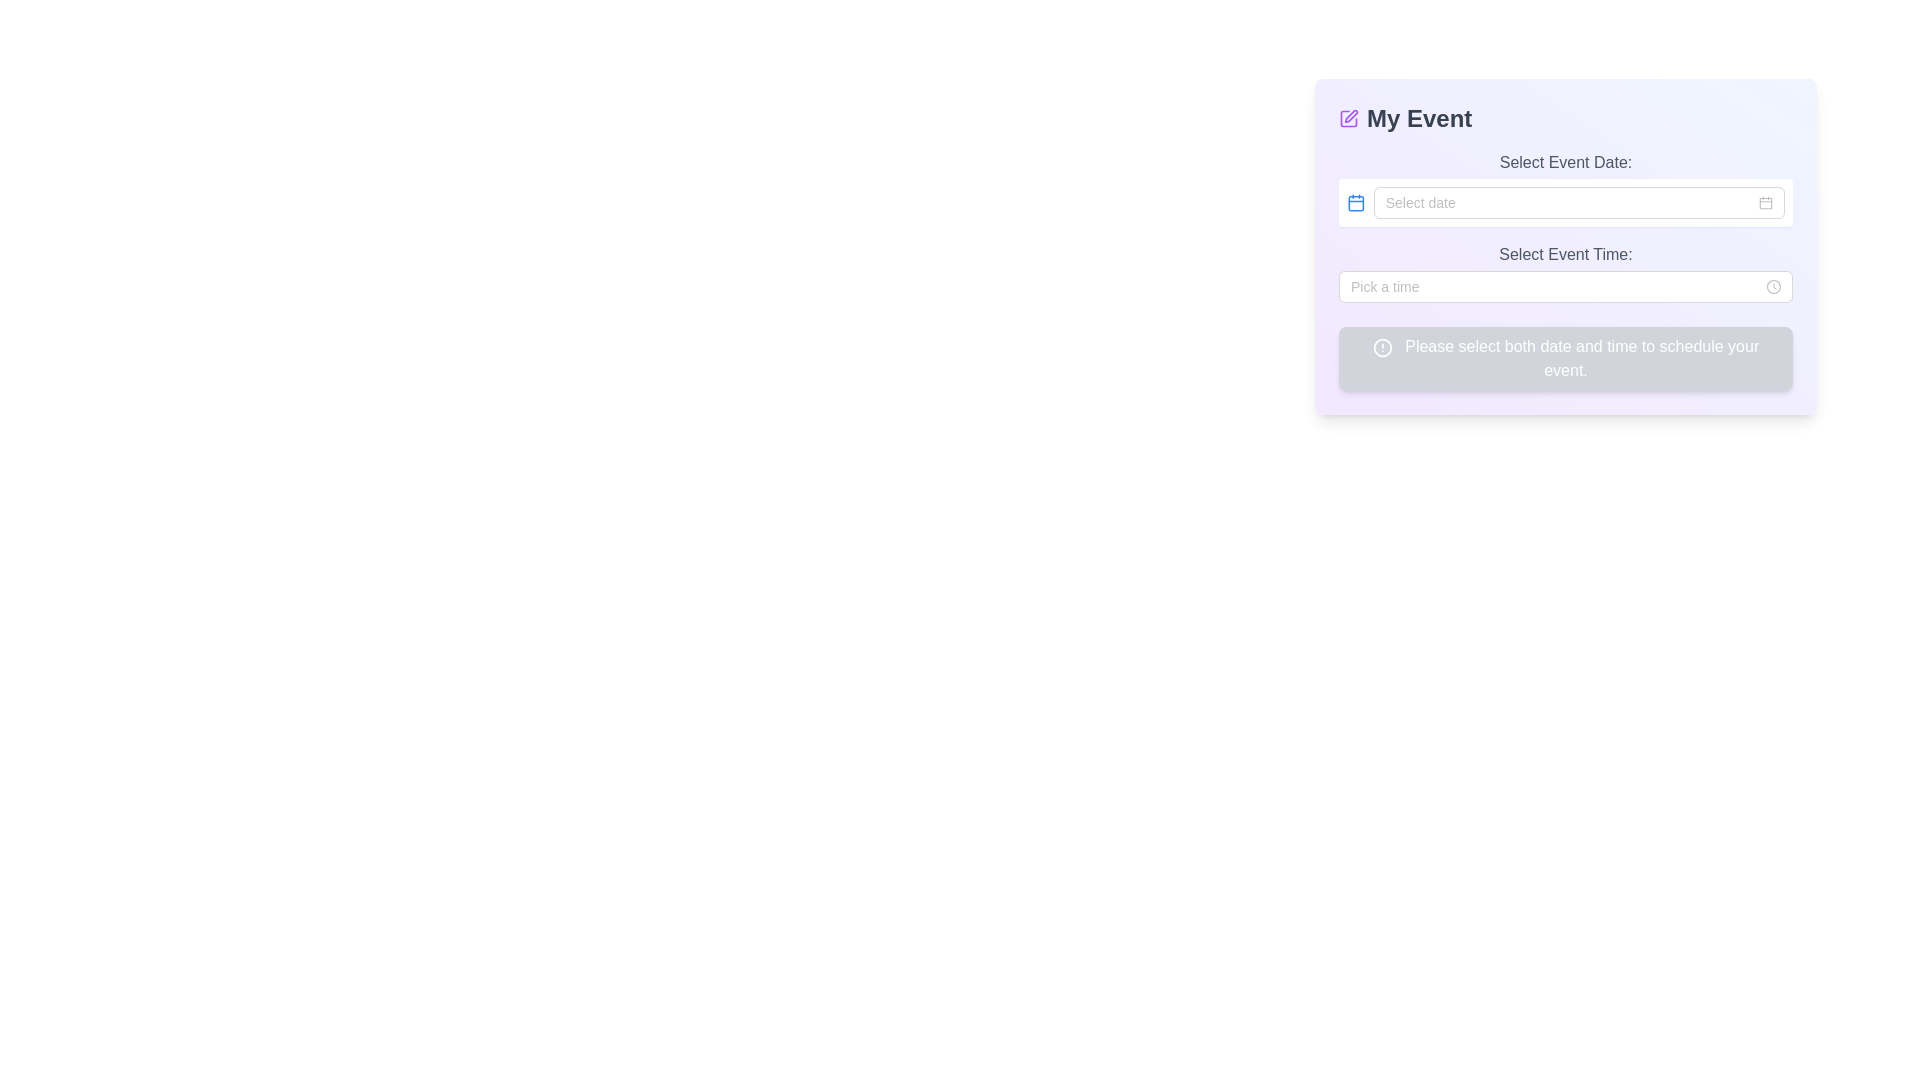 This screenshot has width=1920, height=1080. What do you see at coordinates (1356, 203) in the screenshot?
I see `the decorative graphical element within the blue calendar icon, which indicates a click area for date selection, located to the left of the 'Select date' input field in the 'My Event' form` at bounding box center [1356, 203].